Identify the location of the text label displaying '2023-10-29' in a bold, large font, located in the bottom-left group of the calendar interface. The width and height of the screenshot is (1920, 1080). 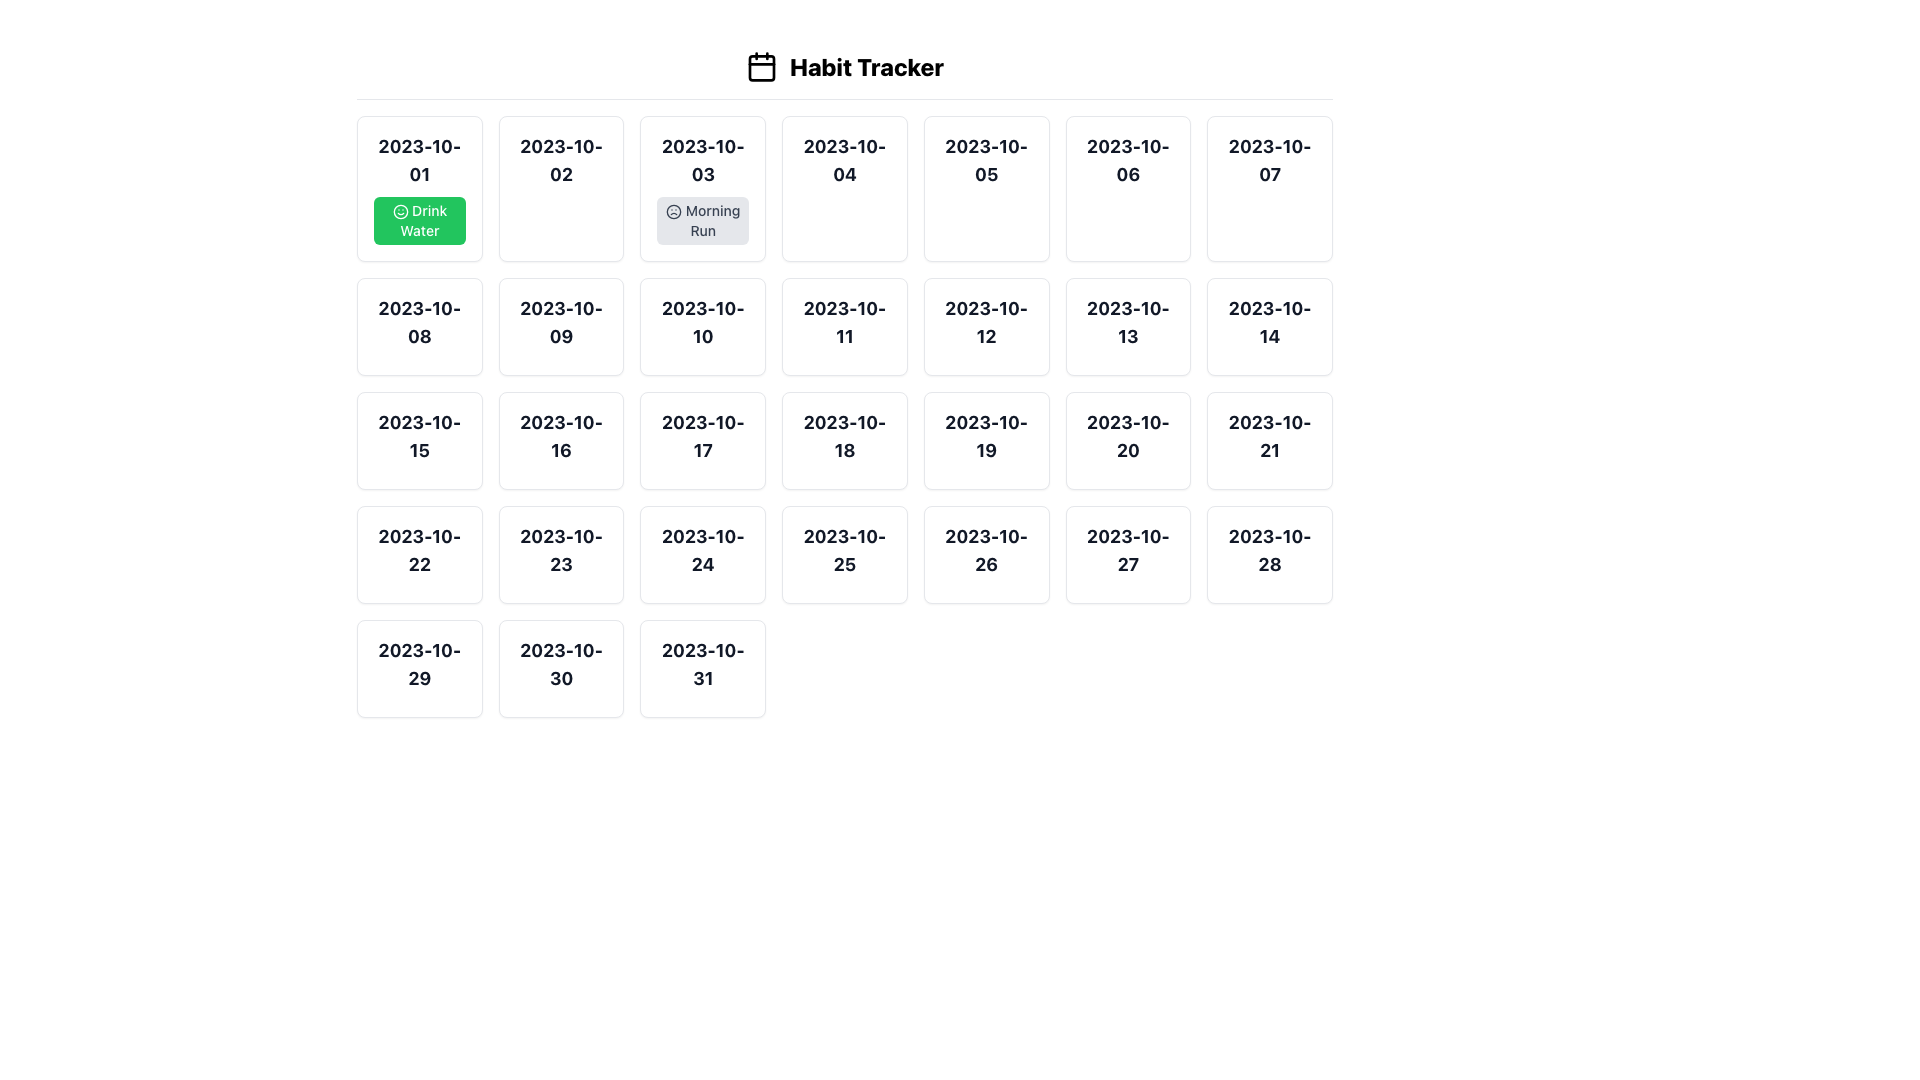
(418, 664).